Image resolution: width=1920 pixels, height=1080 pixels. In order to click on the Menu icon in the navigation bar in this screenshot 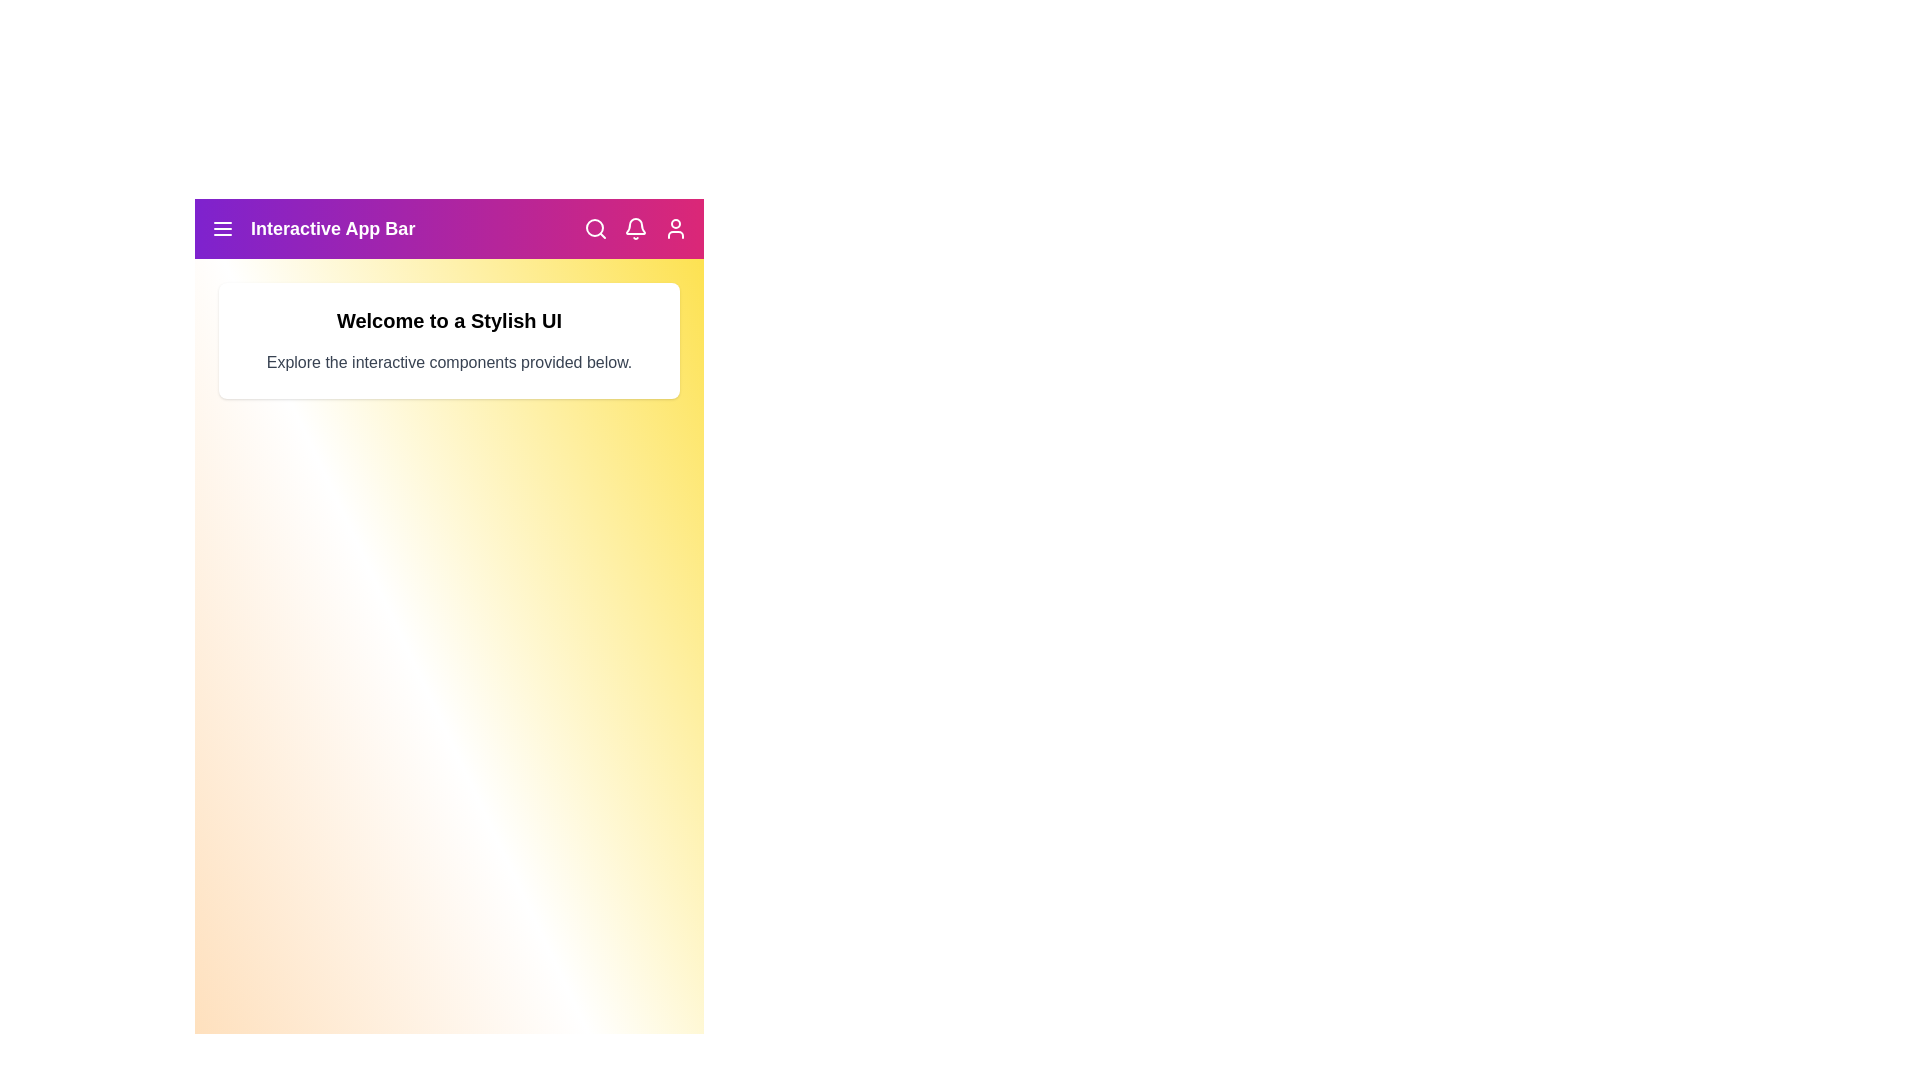, I will do `click(222, 227)`.